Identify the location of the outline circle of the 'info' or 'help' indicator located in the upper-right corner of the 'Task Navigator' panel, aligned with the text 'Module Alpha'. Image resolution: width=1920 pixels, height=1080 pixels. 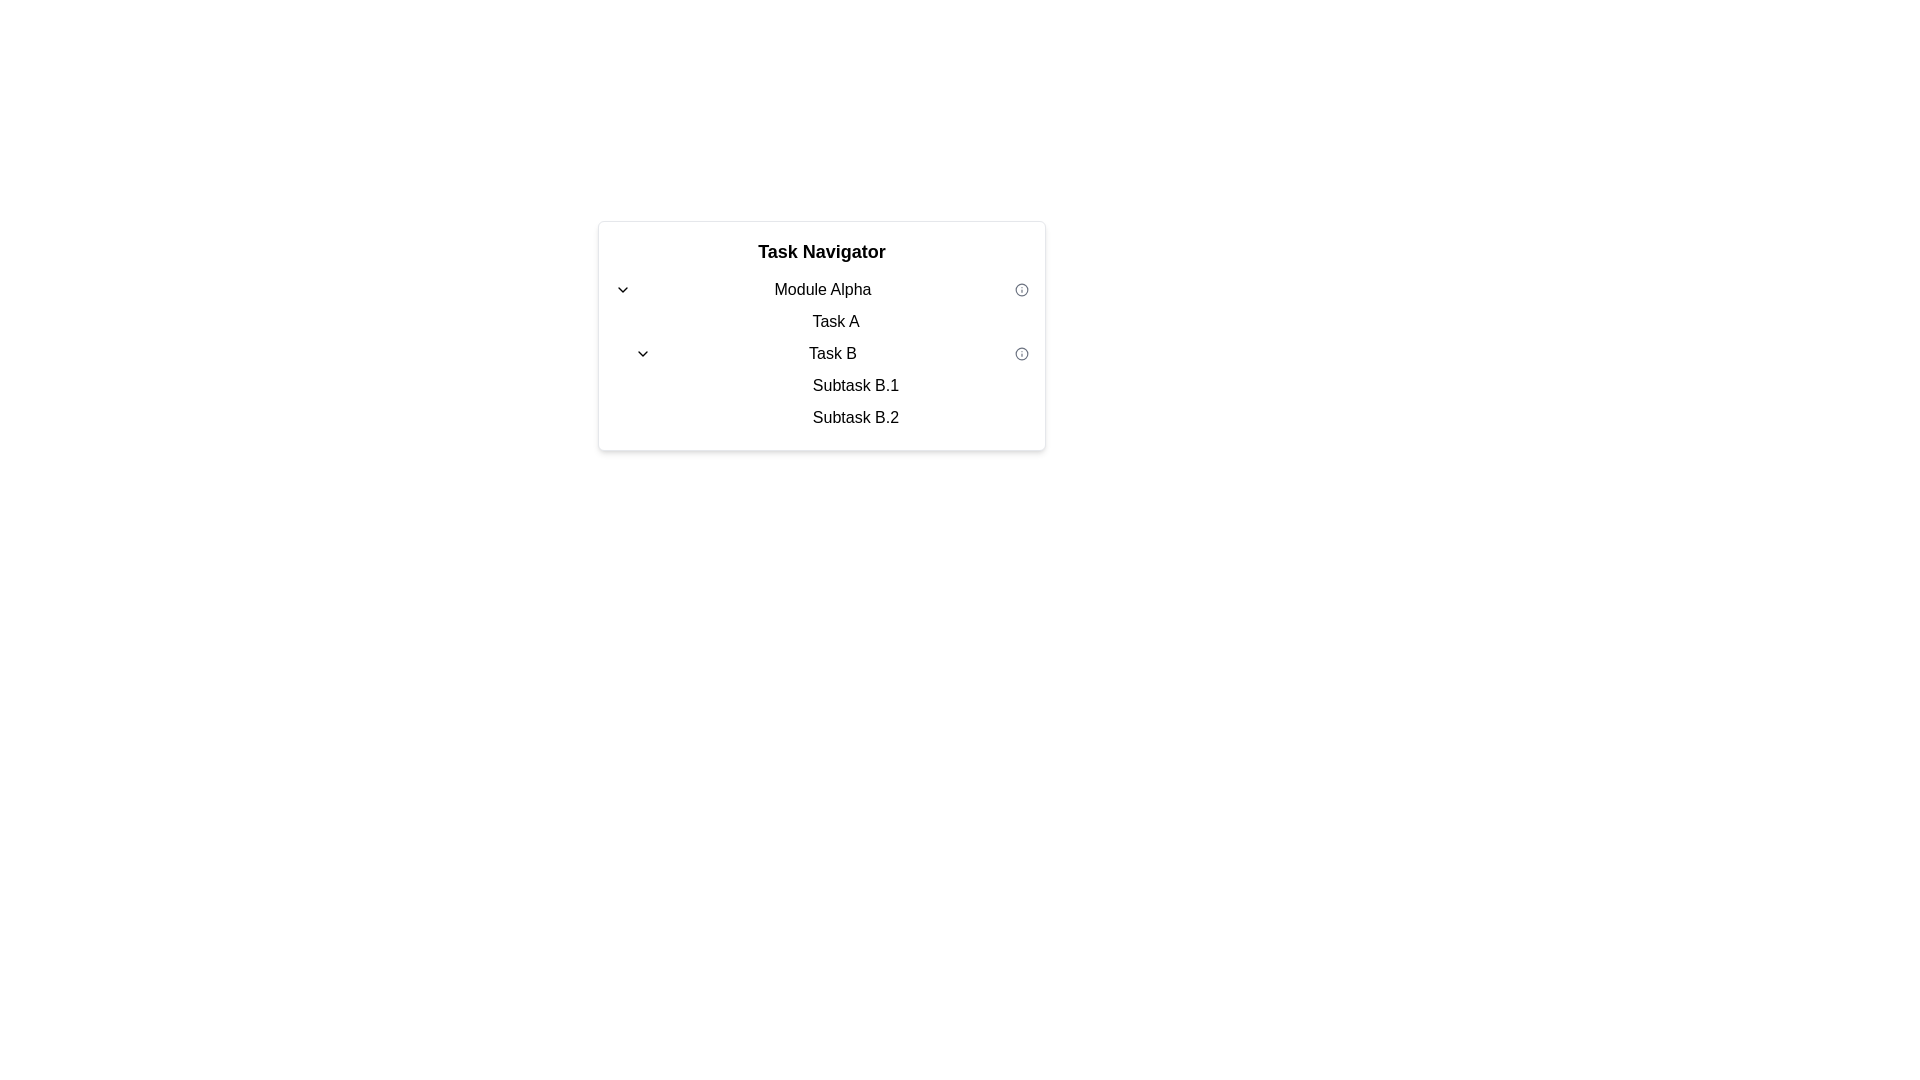
(1022, 289).